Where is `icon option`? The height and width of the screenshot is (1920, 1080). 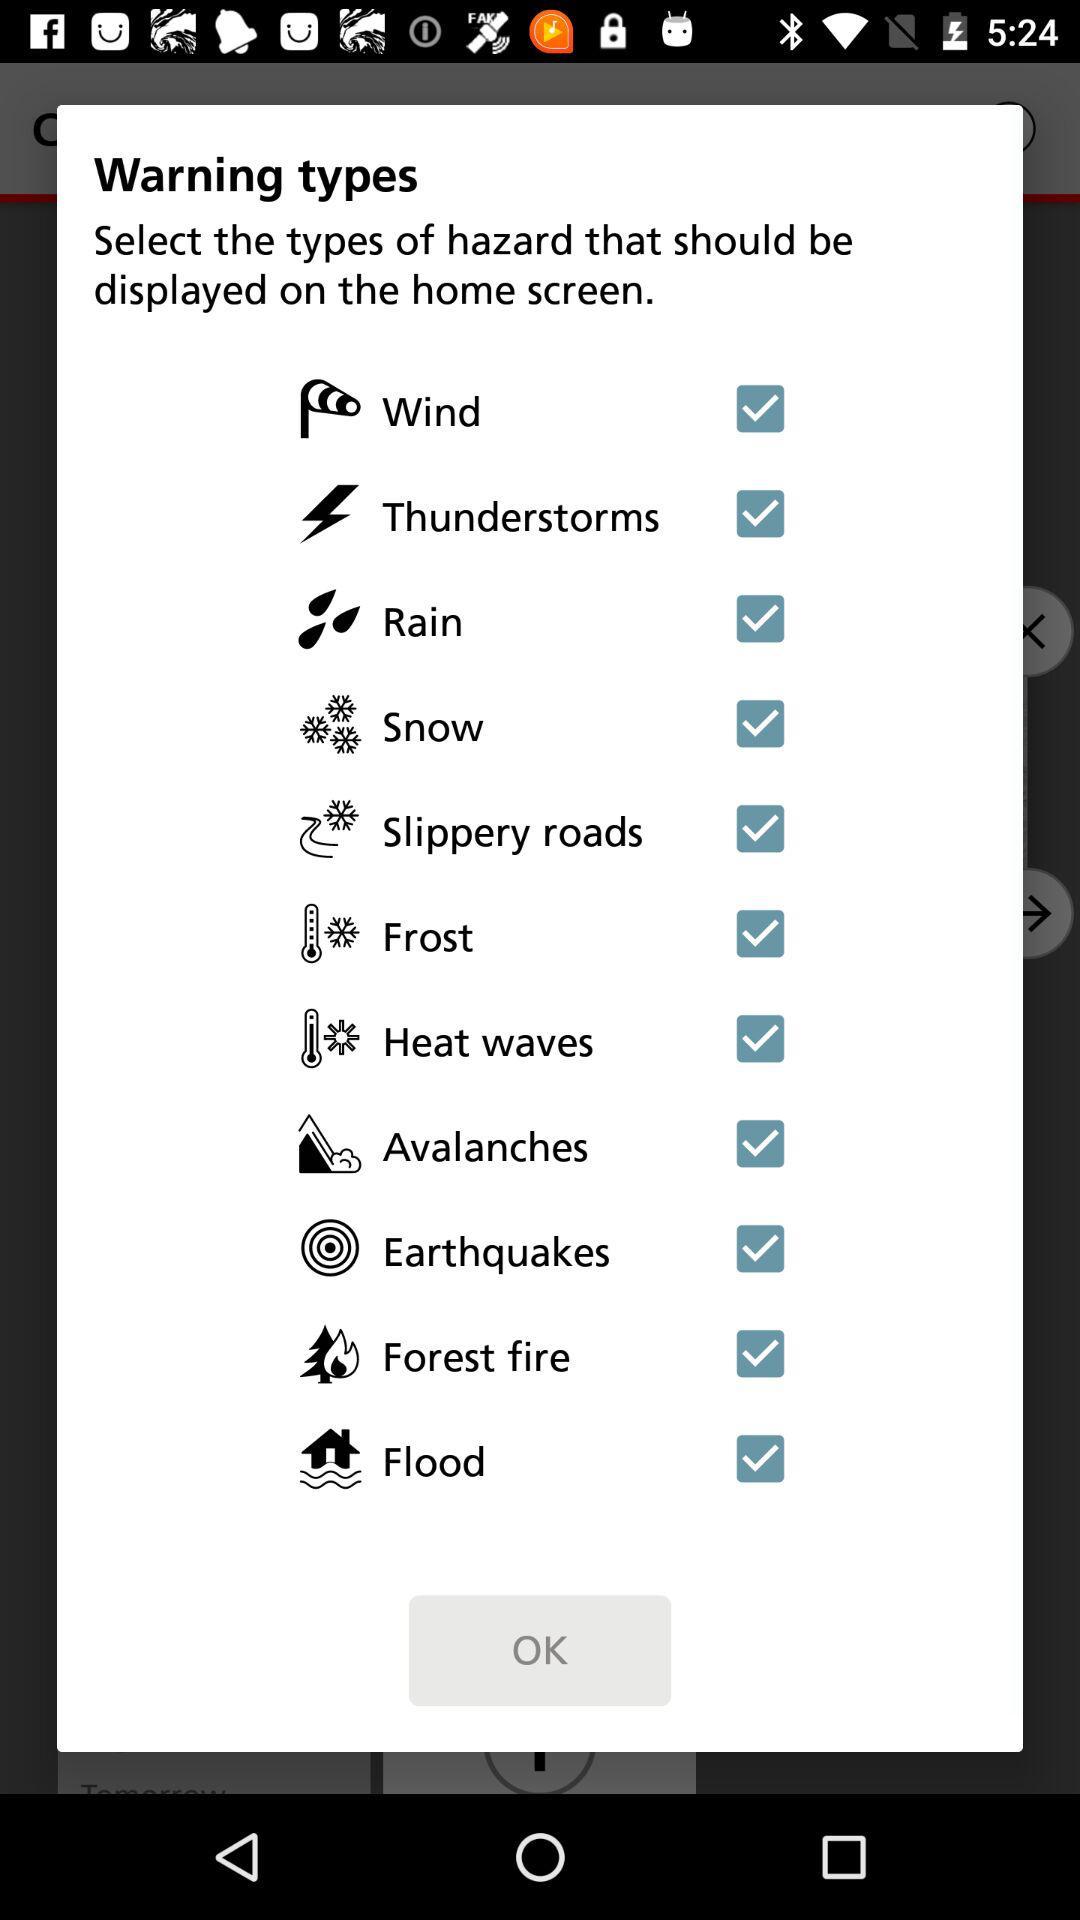
icon option is located at coordinates (760, 513).